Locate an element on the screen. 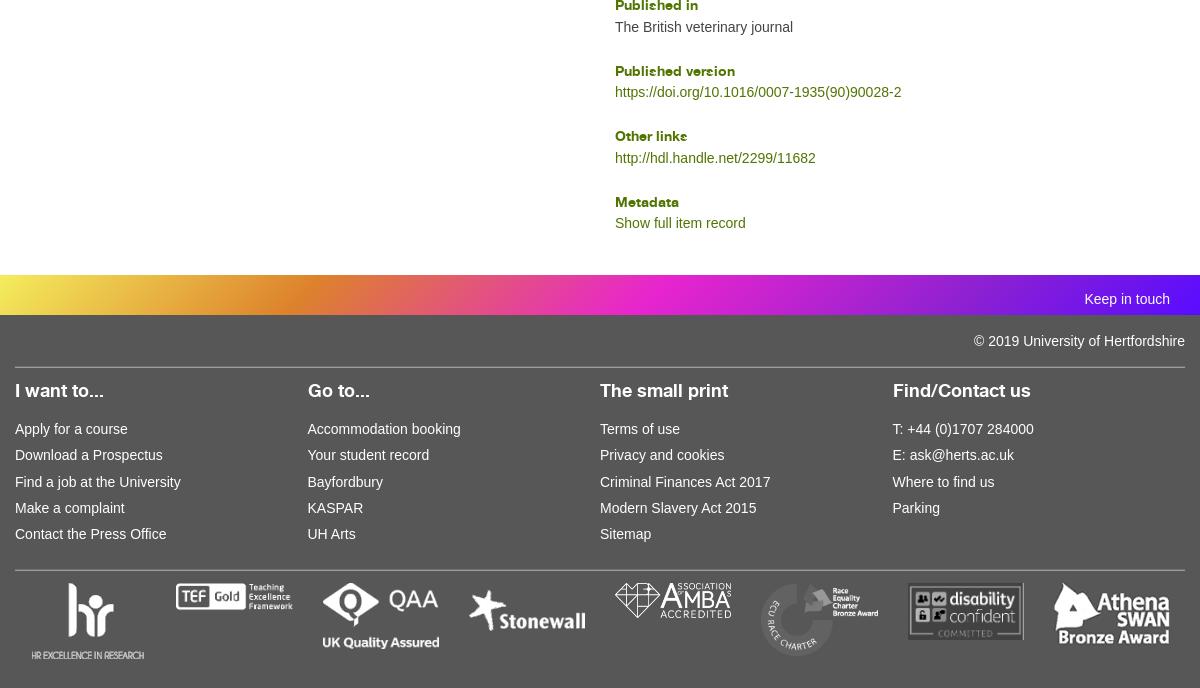 The height and width of the screenshot is (688, 1200). 'Keep in touch' is located at coordinates (1082, 299).